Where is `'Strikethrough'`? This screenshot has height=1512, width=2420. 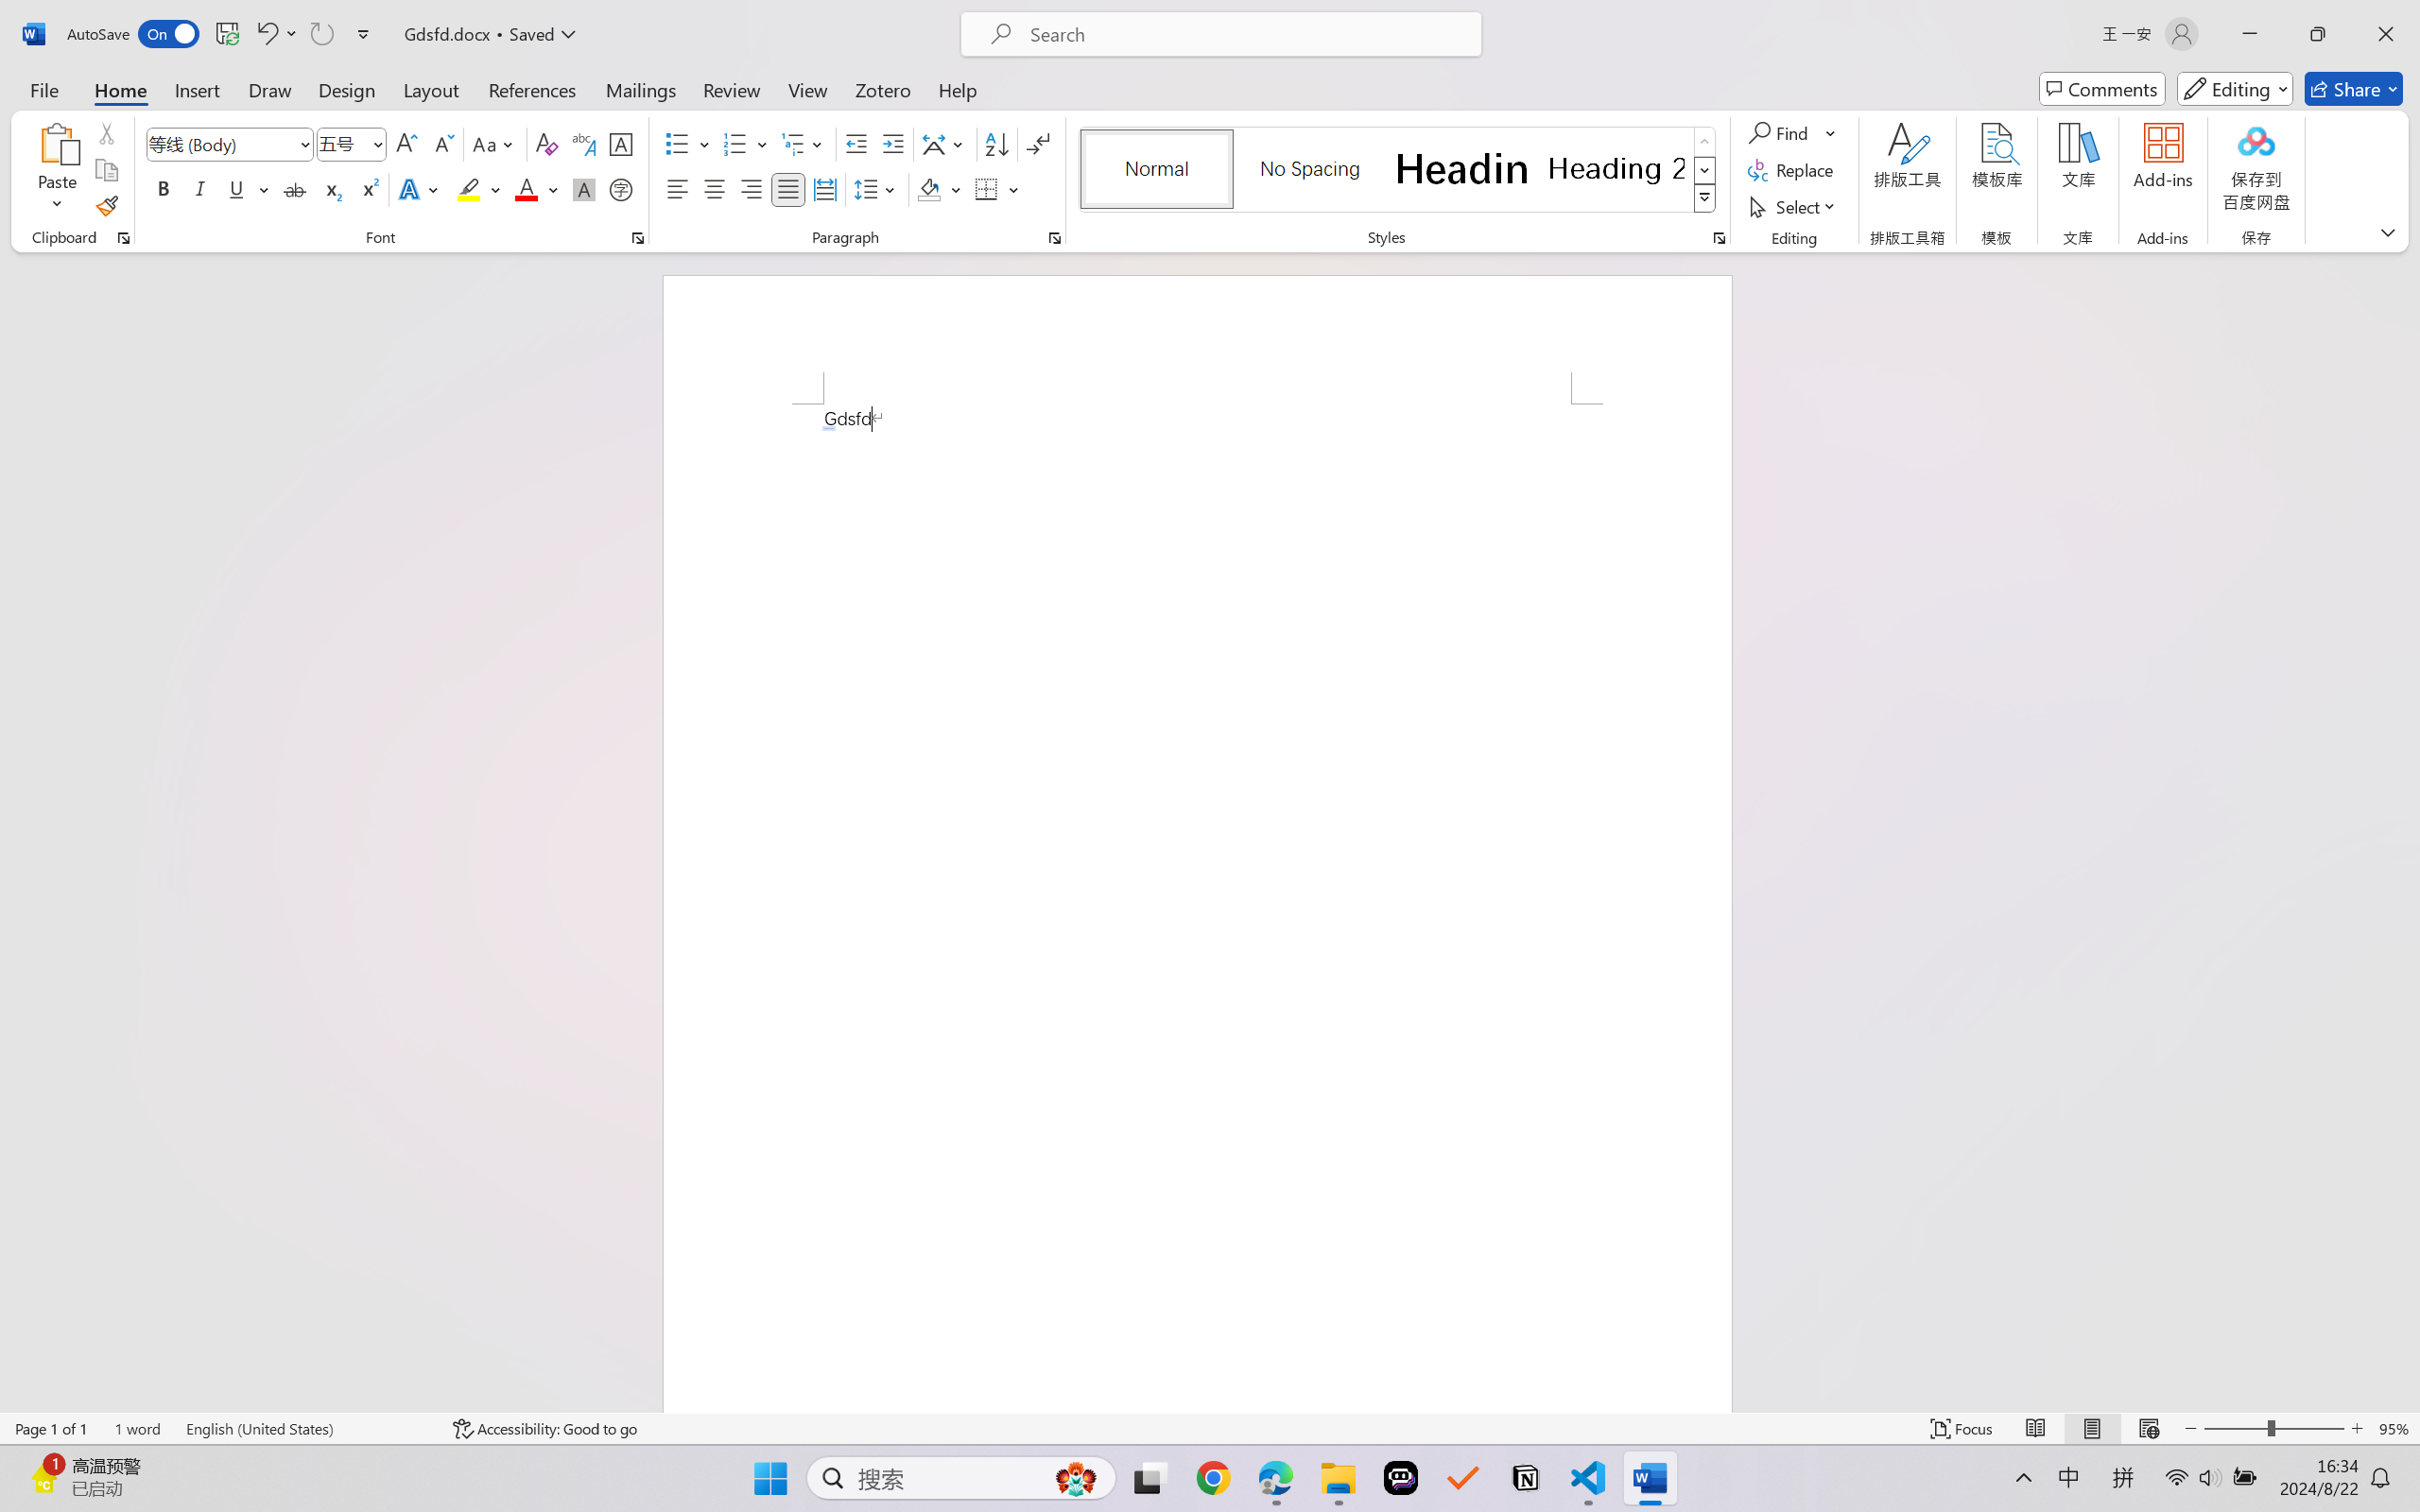 'Strikethrough' is located at coordinates (294, 188).